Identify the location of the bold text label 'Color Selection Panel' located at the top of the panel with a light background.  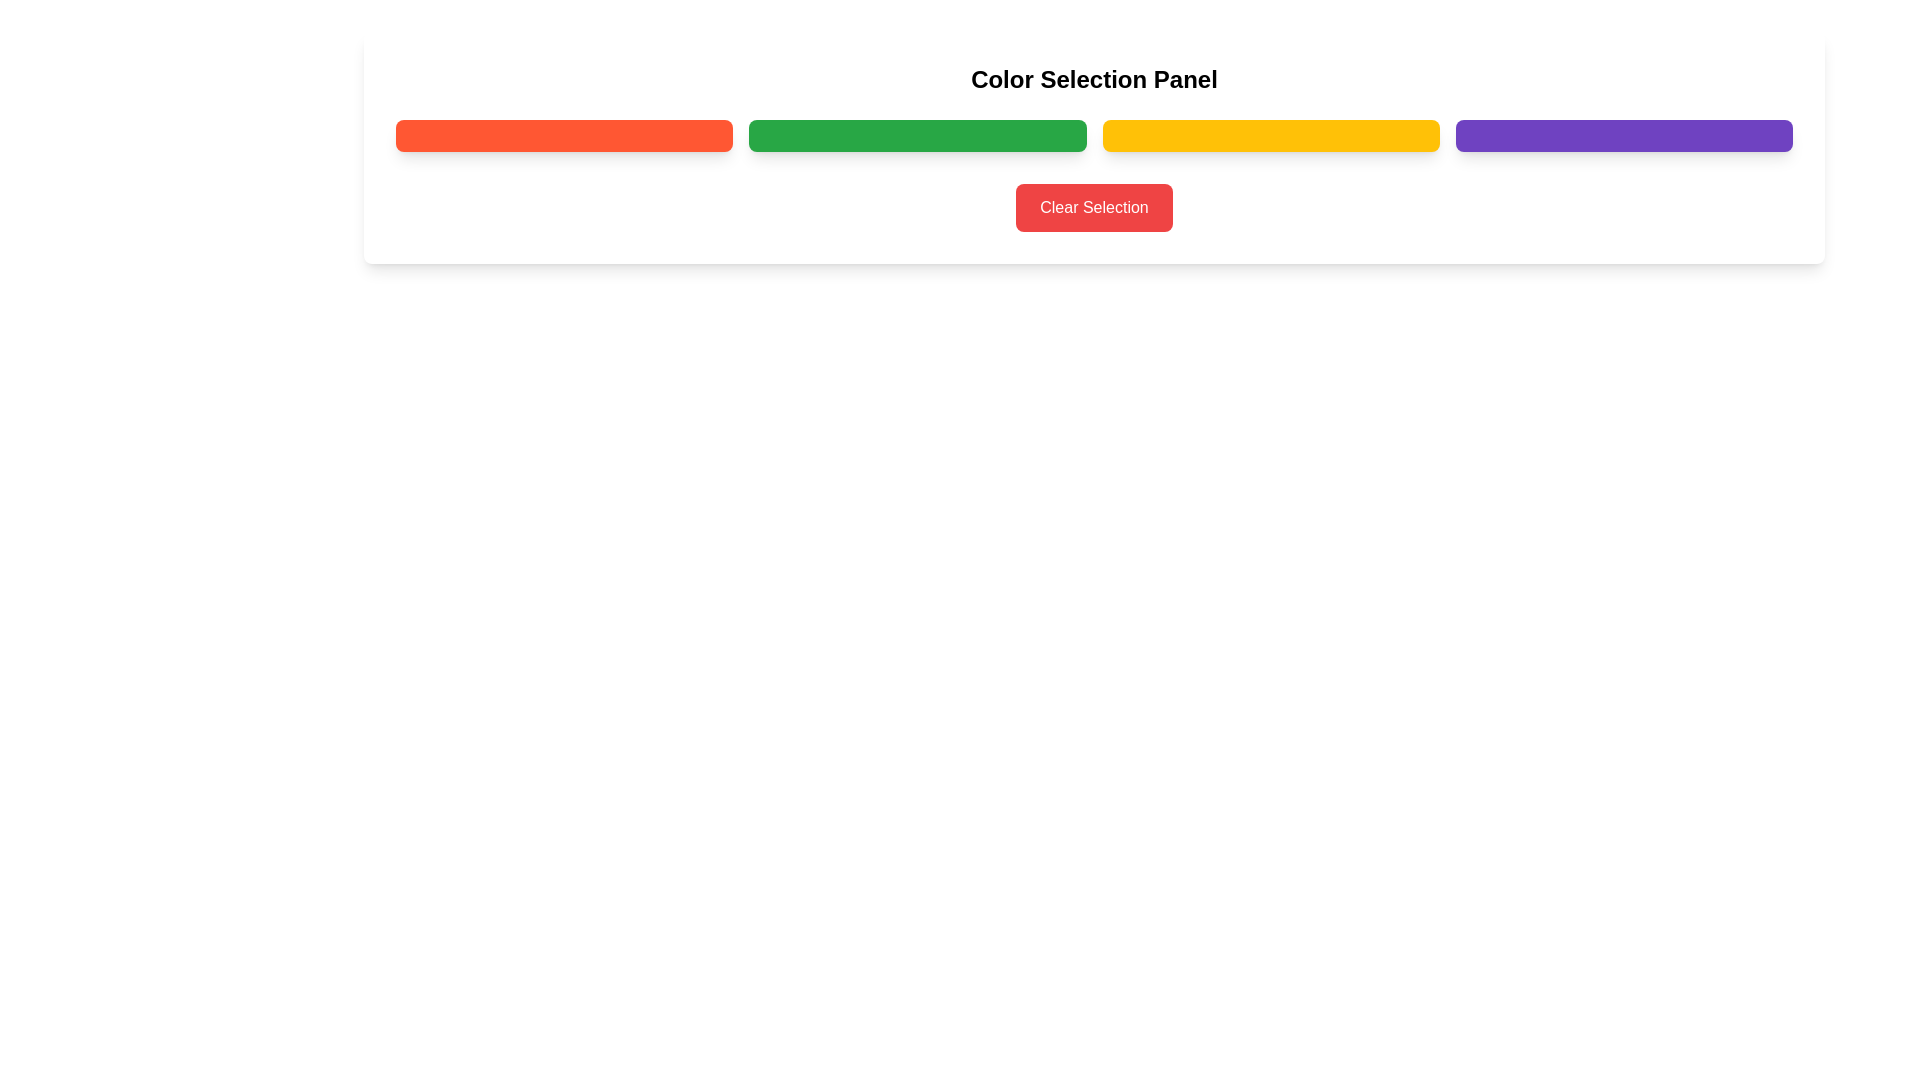
(1093, 79).